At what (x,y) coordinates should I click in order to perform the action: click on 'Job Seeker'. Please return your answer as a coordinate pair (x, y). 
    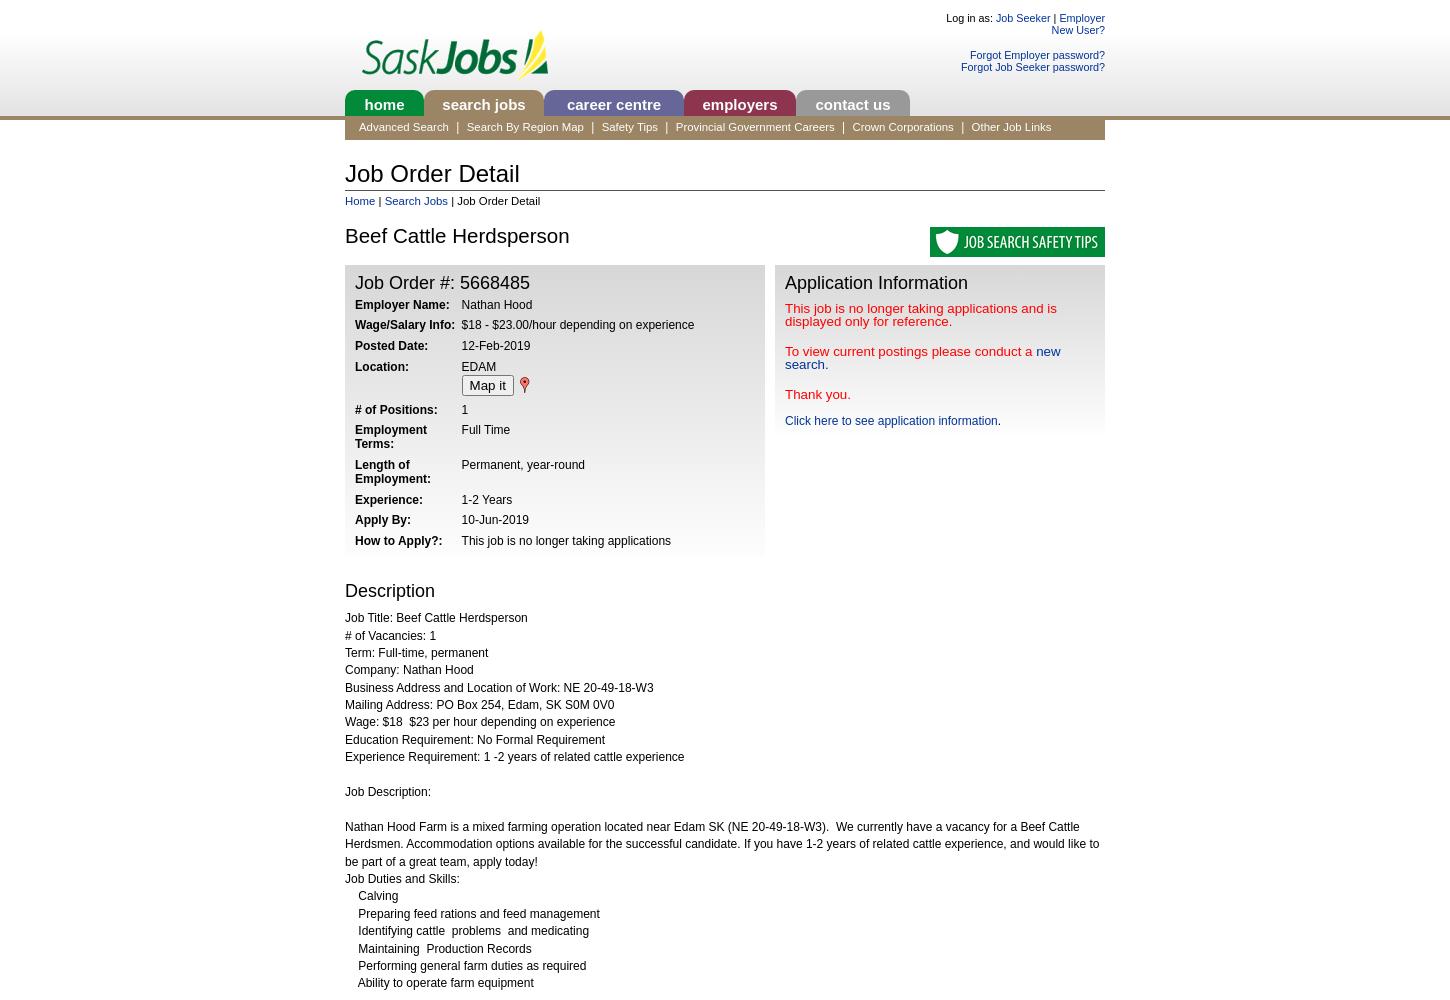
    Looking at the image, I should click on (1022, 18).